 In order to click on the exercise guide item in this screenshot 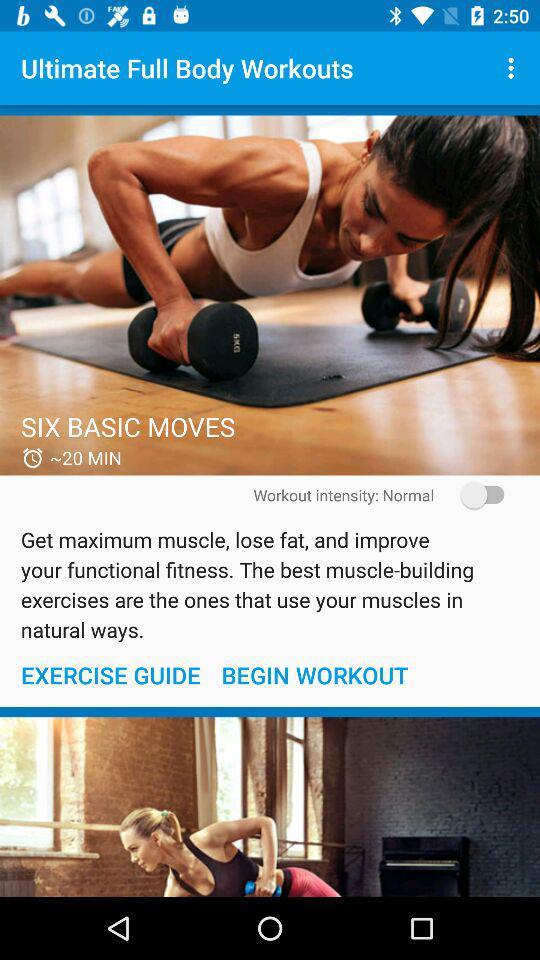, I will do `click(110, 675)`.